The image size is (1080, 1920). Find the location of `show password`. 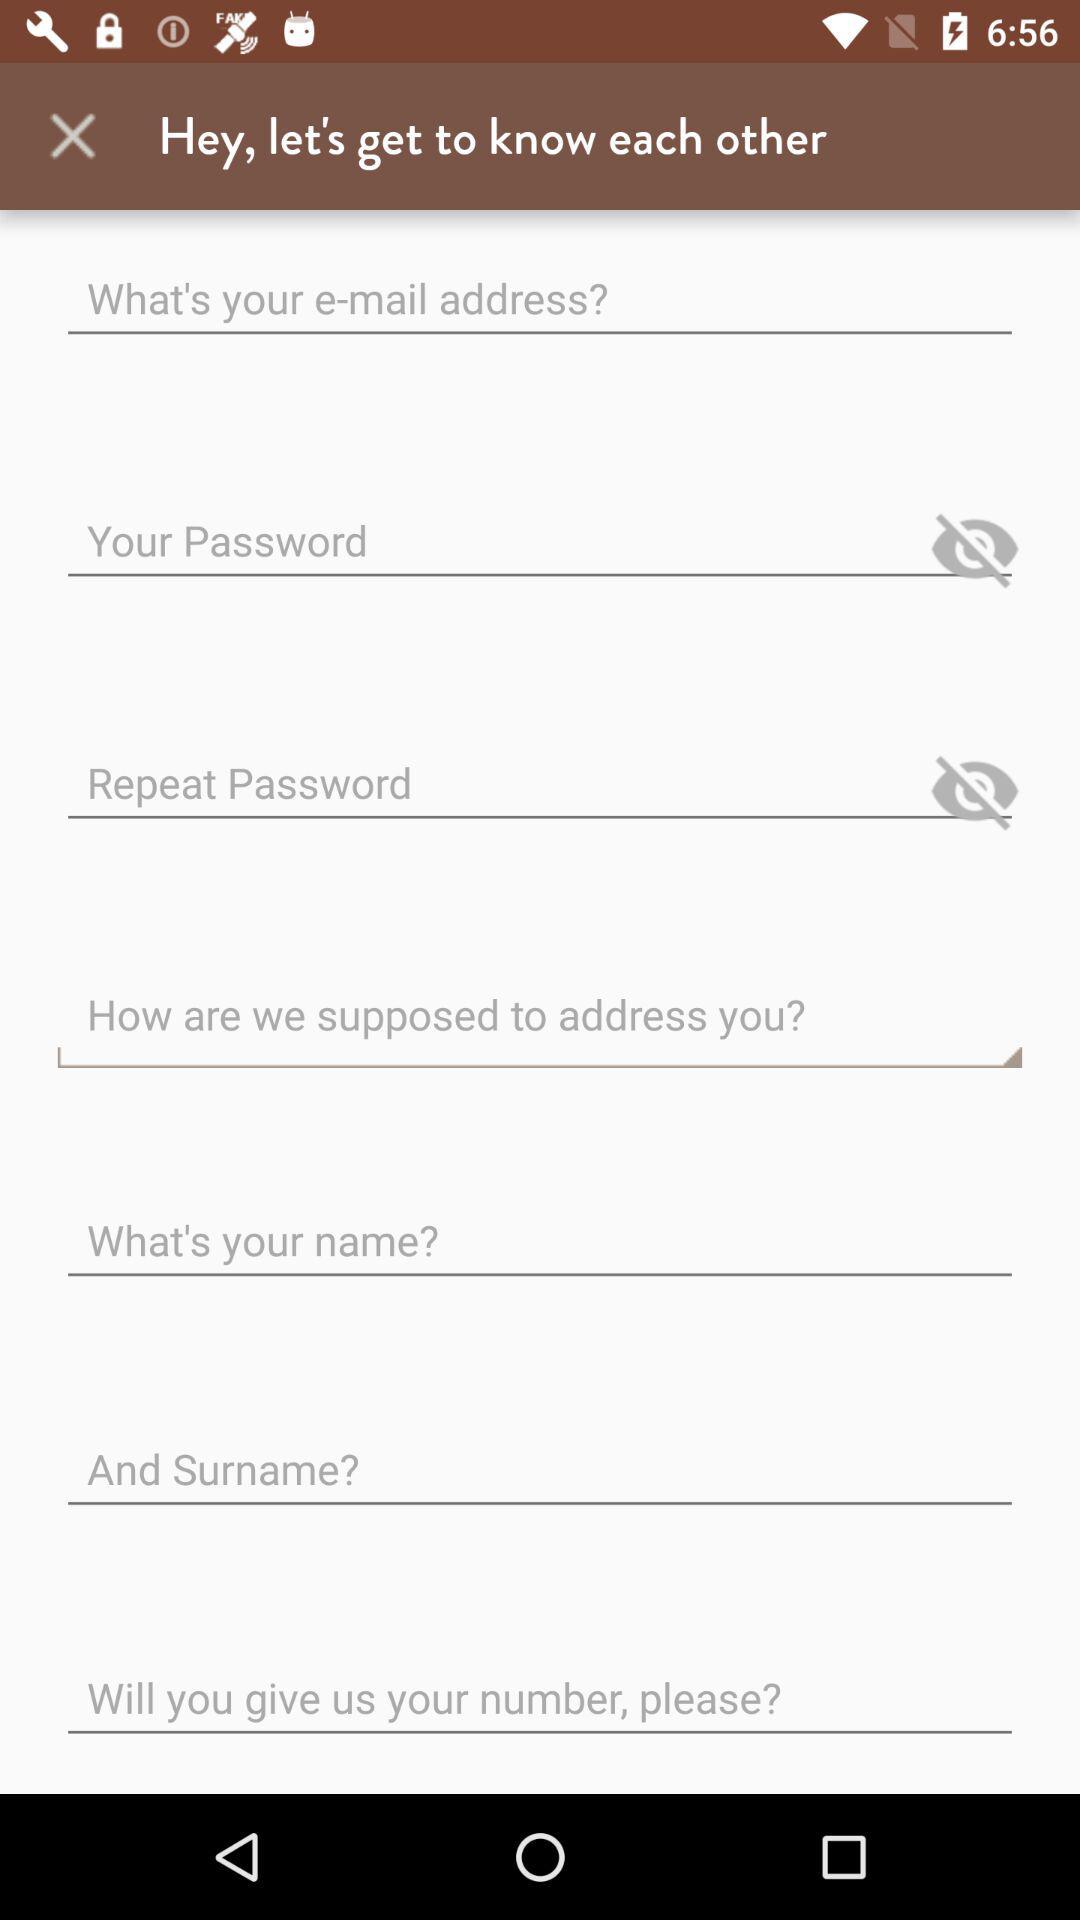

show password is located at coordinates (974, 790).